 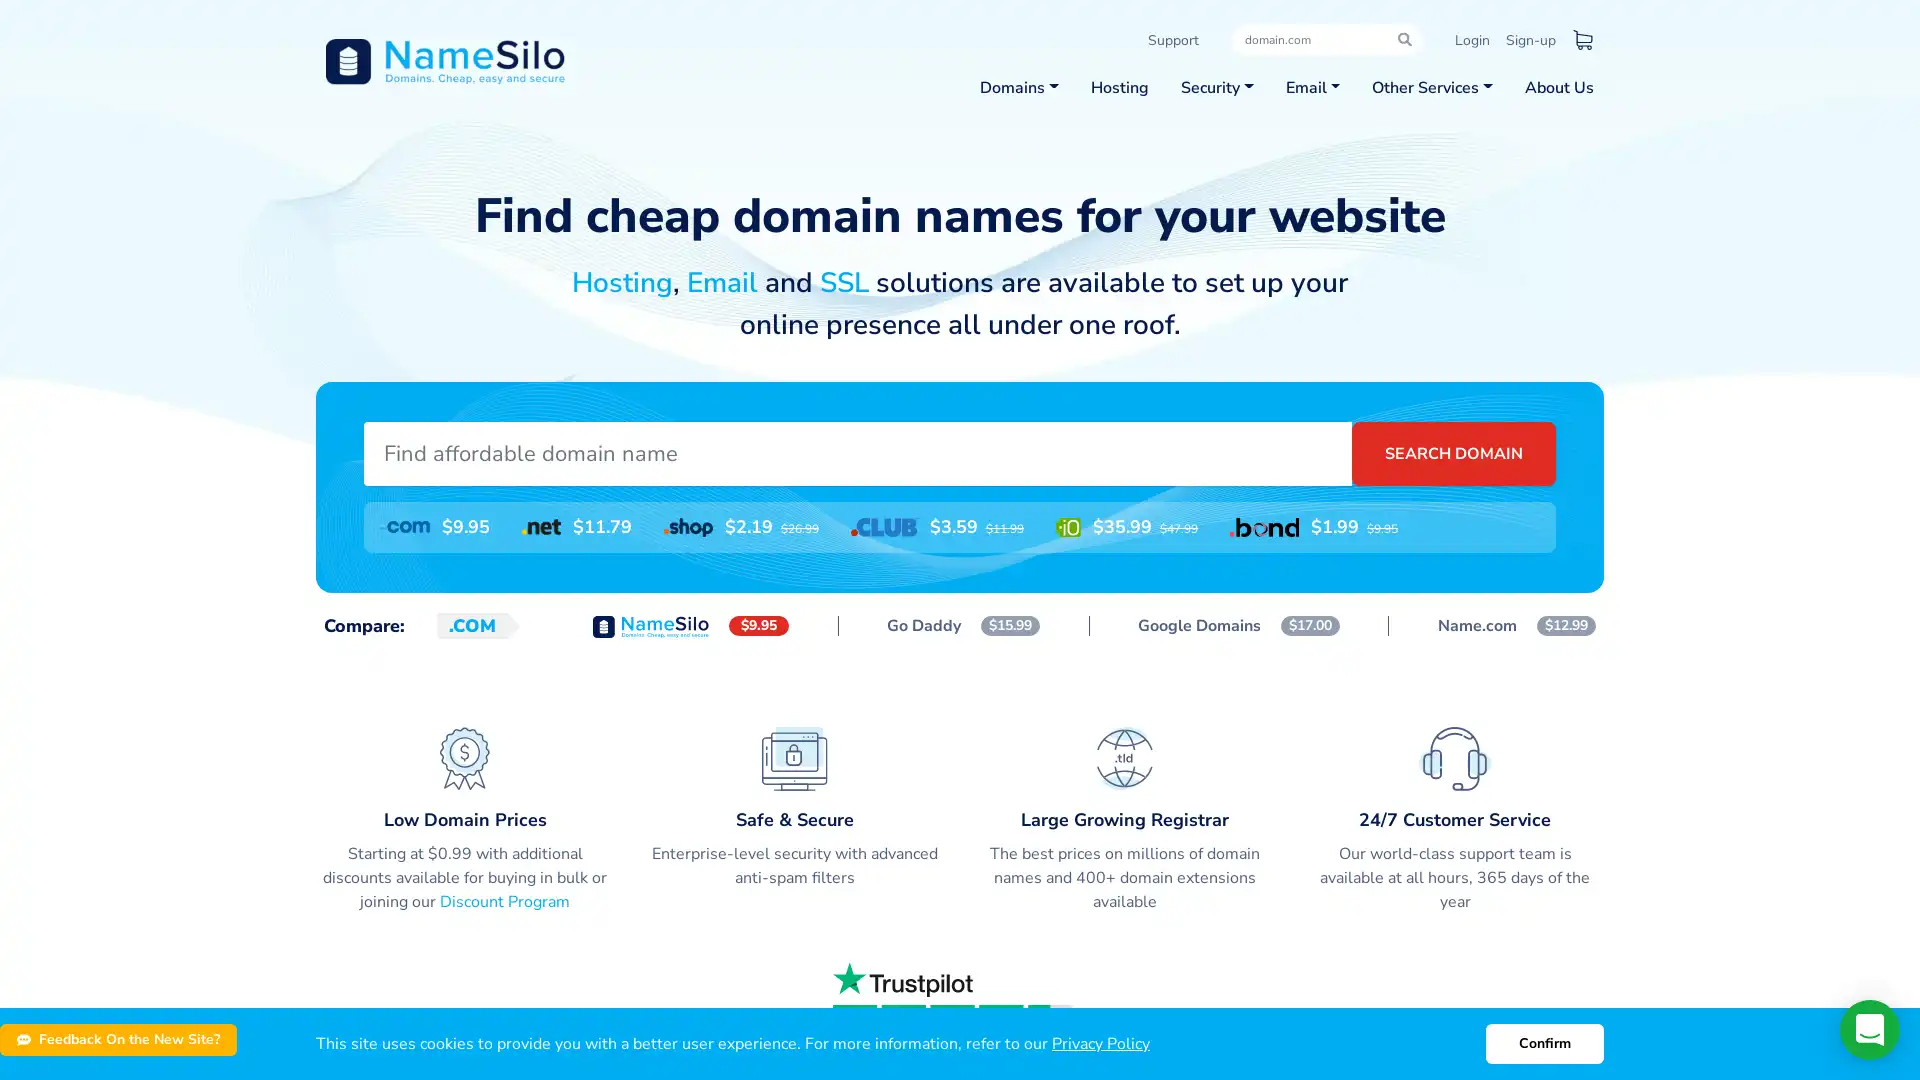 What do you see at coordinates (1544, 1043) in the screenshot?
I see `Confirm` at bounding box center [1544, 1043].